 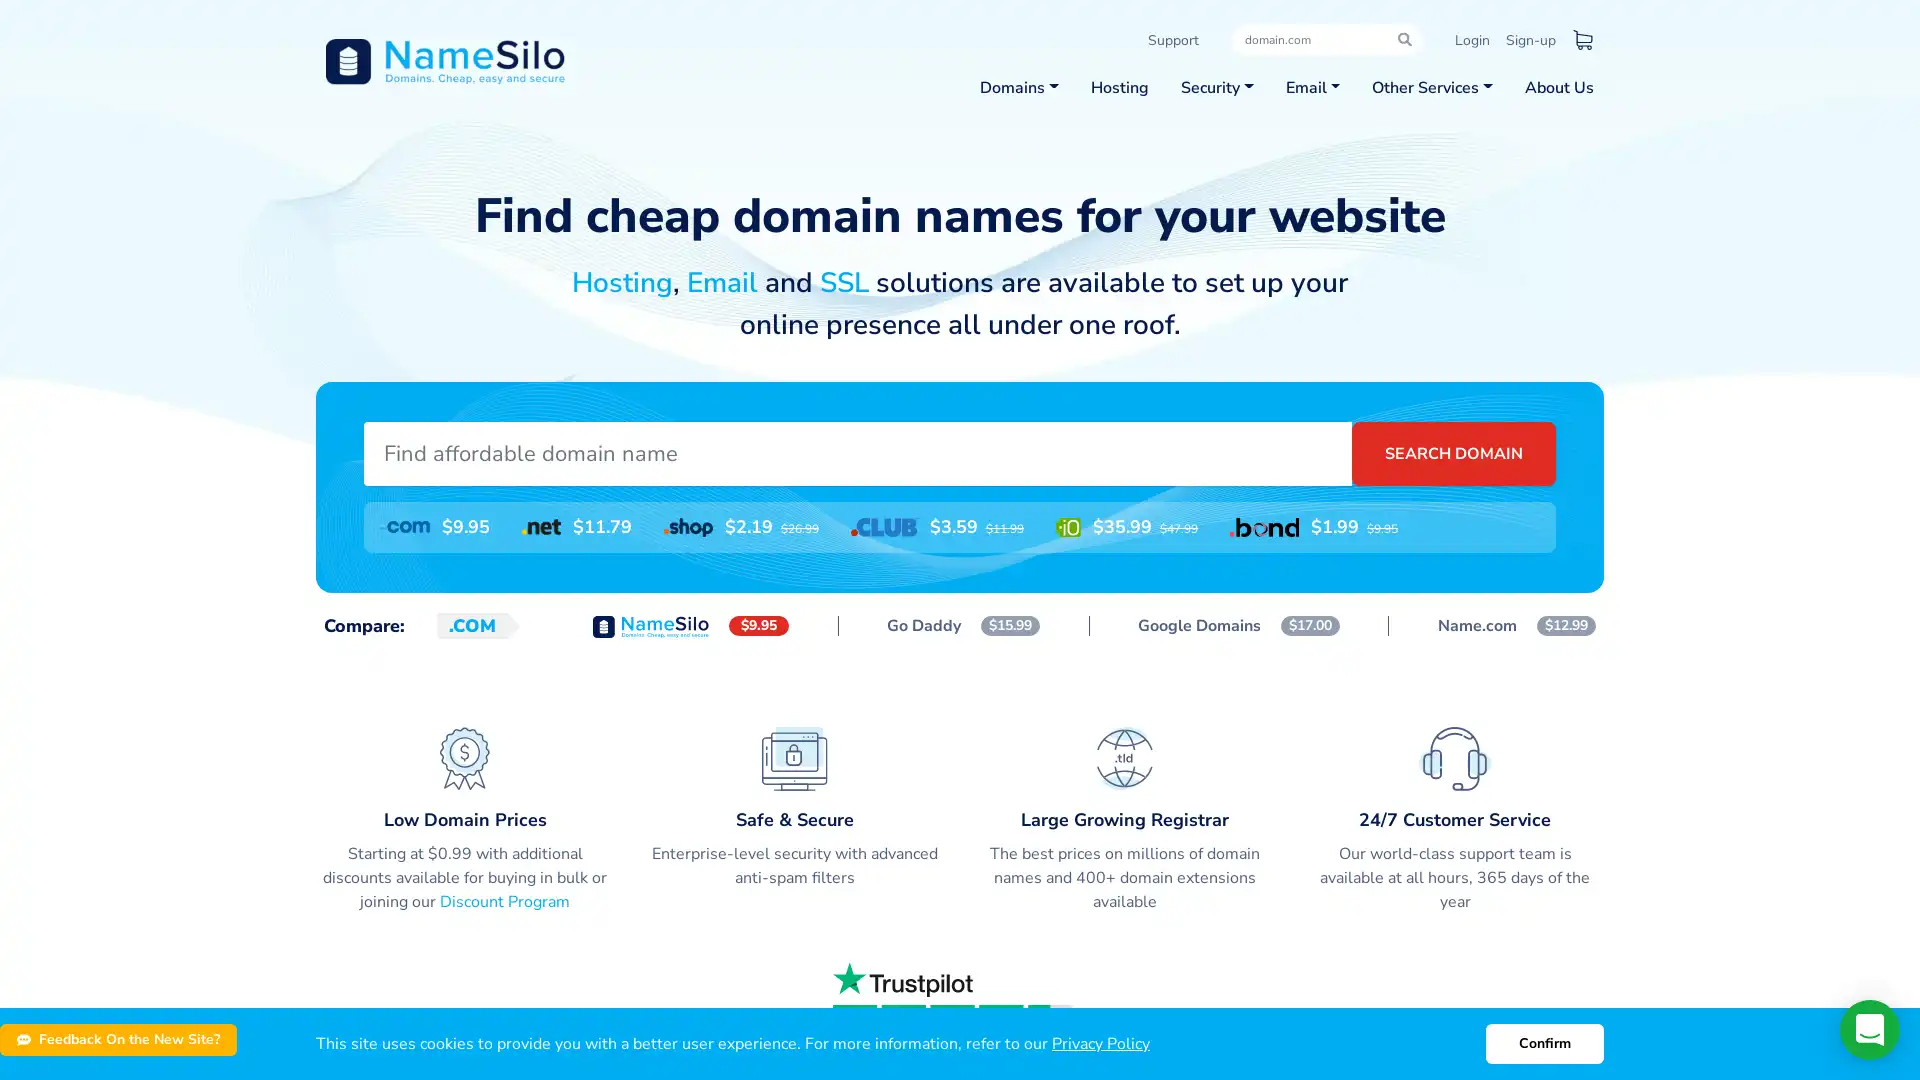 What do you see at coordinates (1544, 1043) in the screenshot?
I see `Confirm` at bounding box center [1544, 1043].